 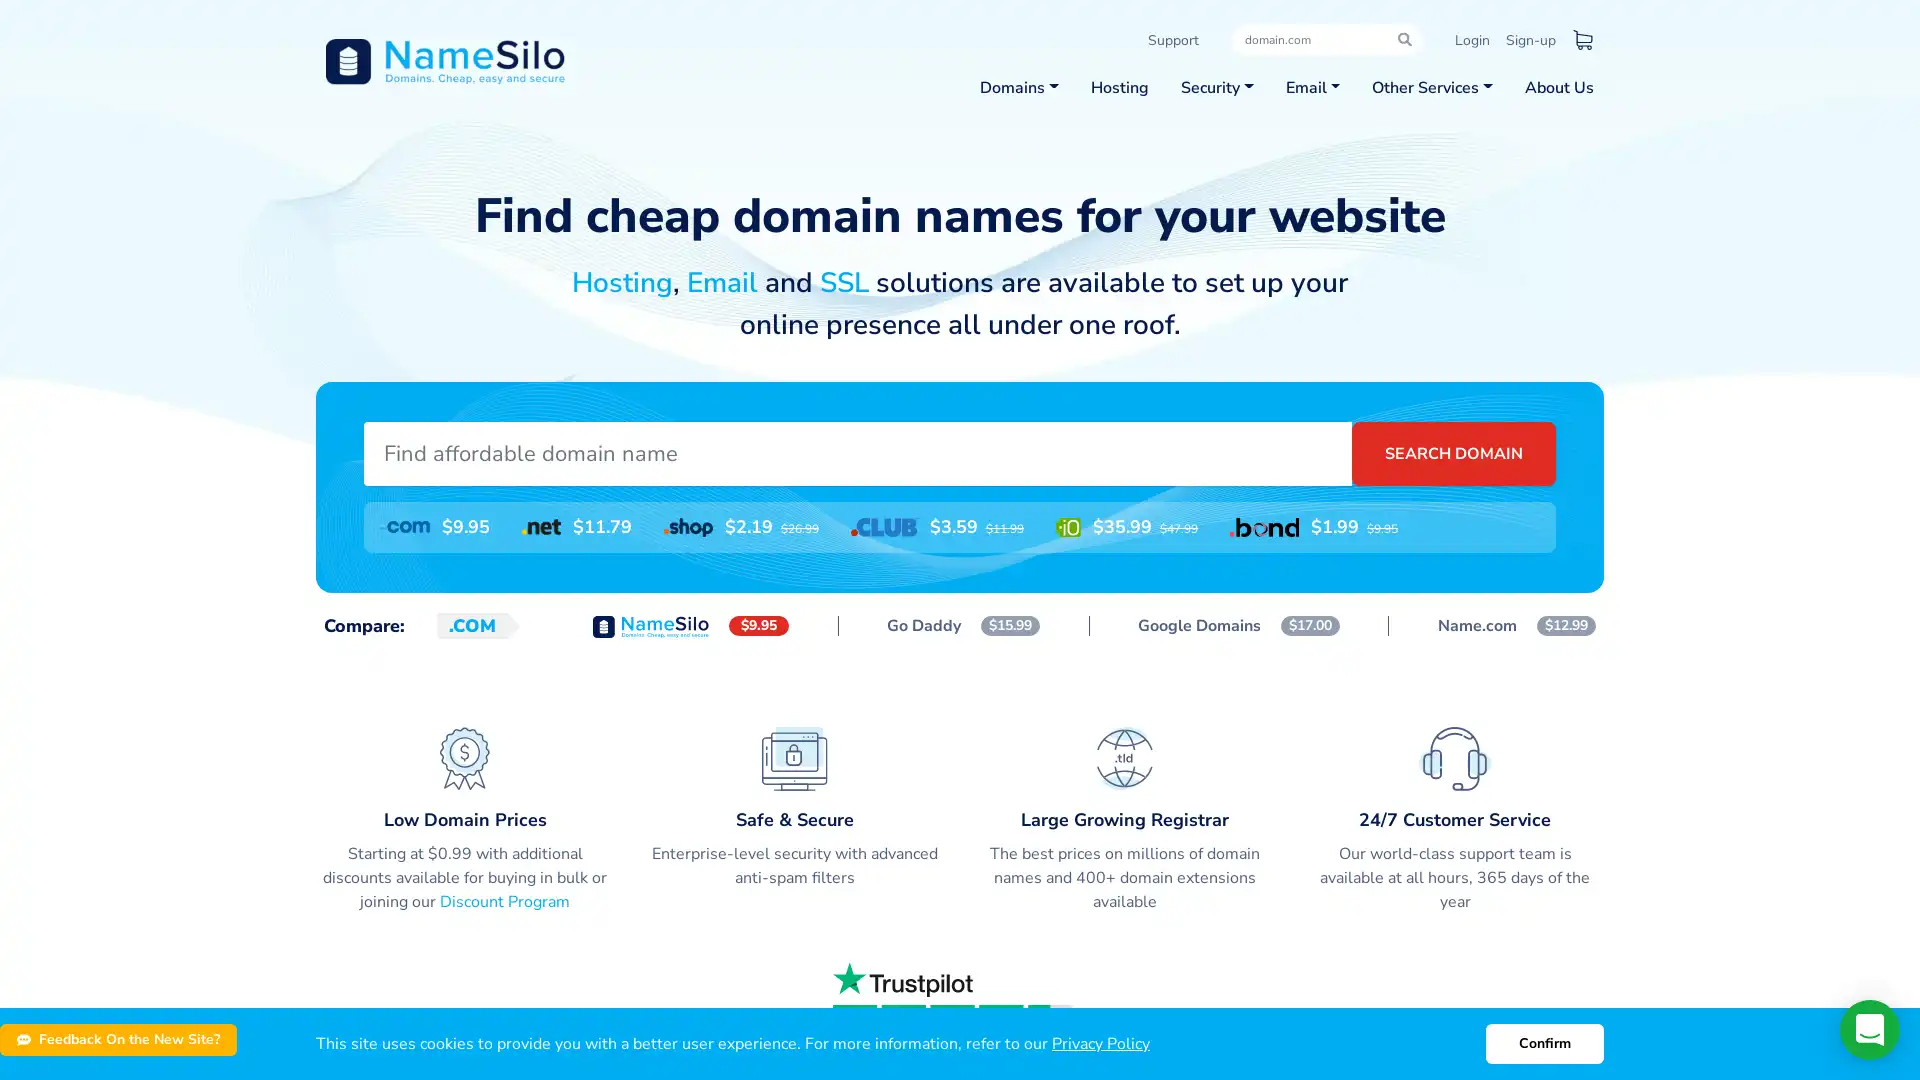 What do you see at coordinates (1544, 1043) in the screenshot?
I see `Confirm` at bounding box center [1544, 1043].